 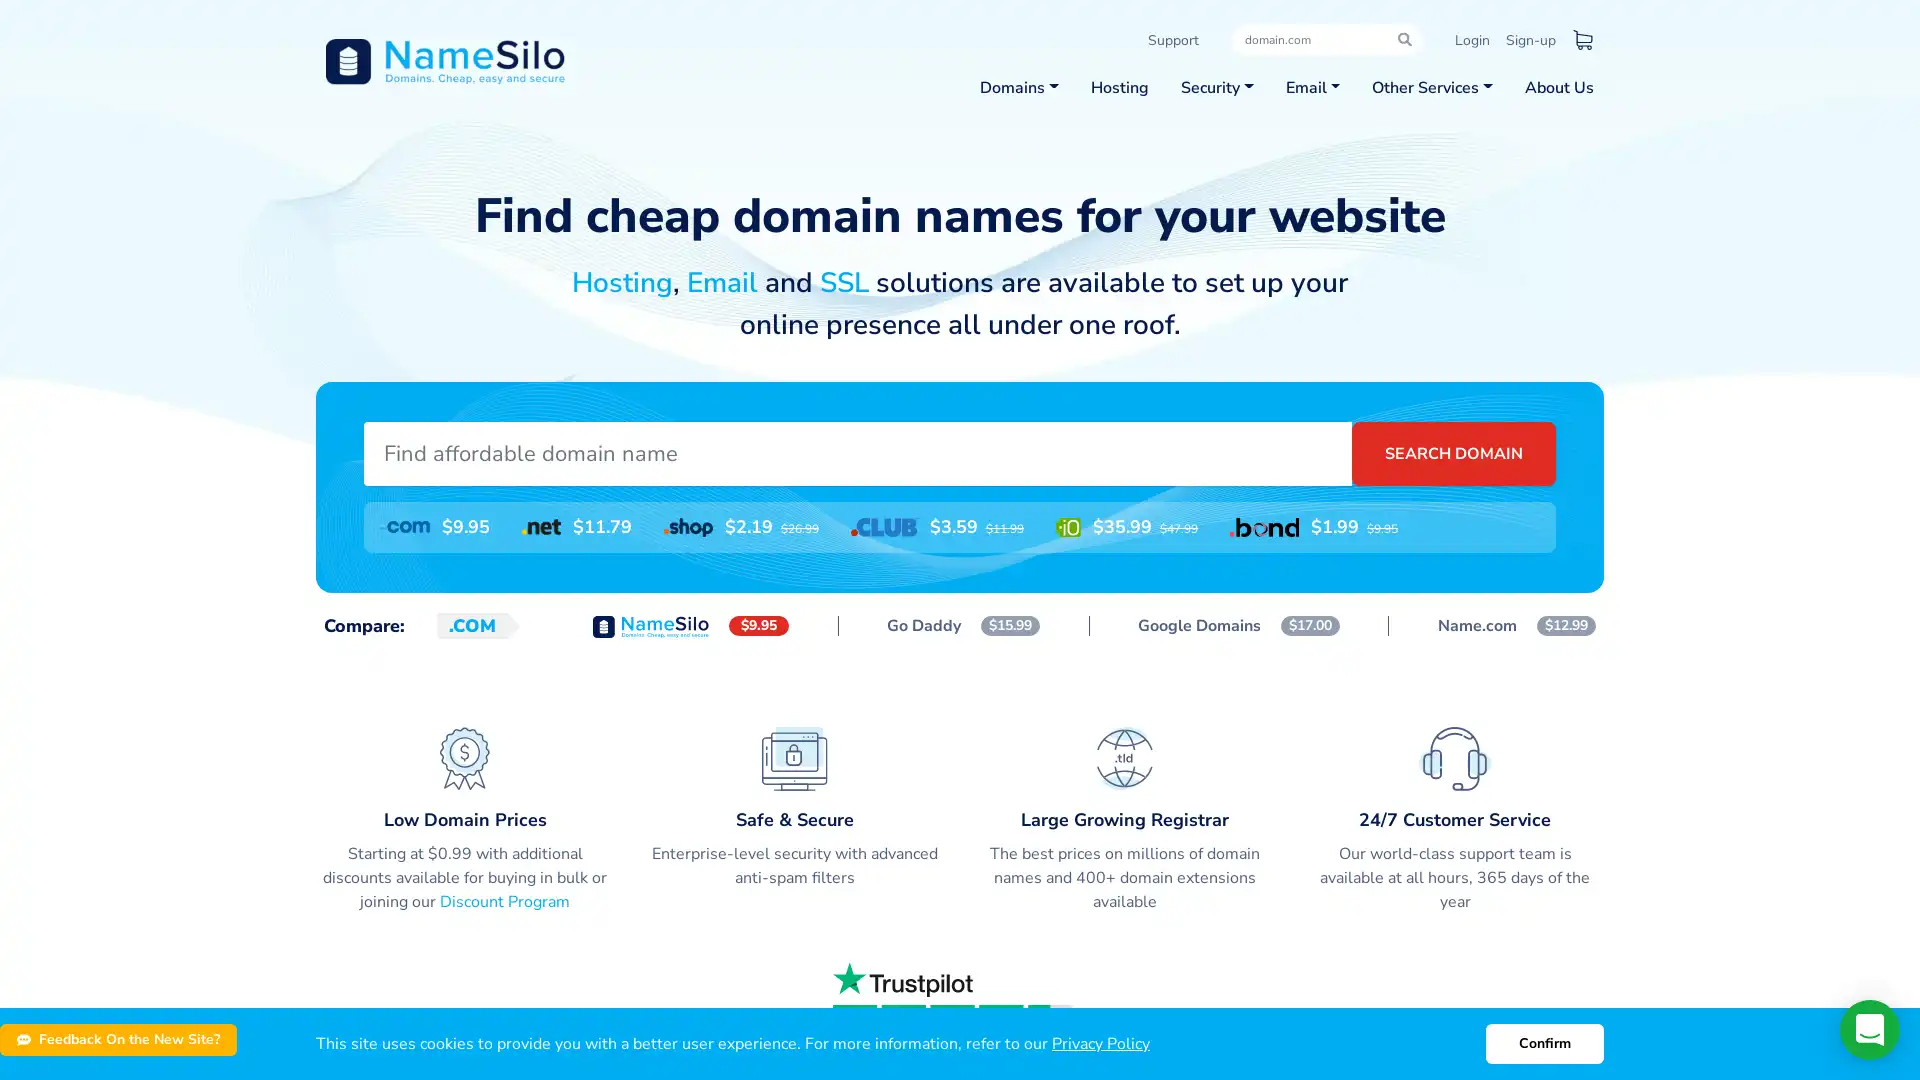 What do you see at coordinates (1544, 1043) in the screenshot?
I see `Confirm` at bounding box center [1544, 1043].